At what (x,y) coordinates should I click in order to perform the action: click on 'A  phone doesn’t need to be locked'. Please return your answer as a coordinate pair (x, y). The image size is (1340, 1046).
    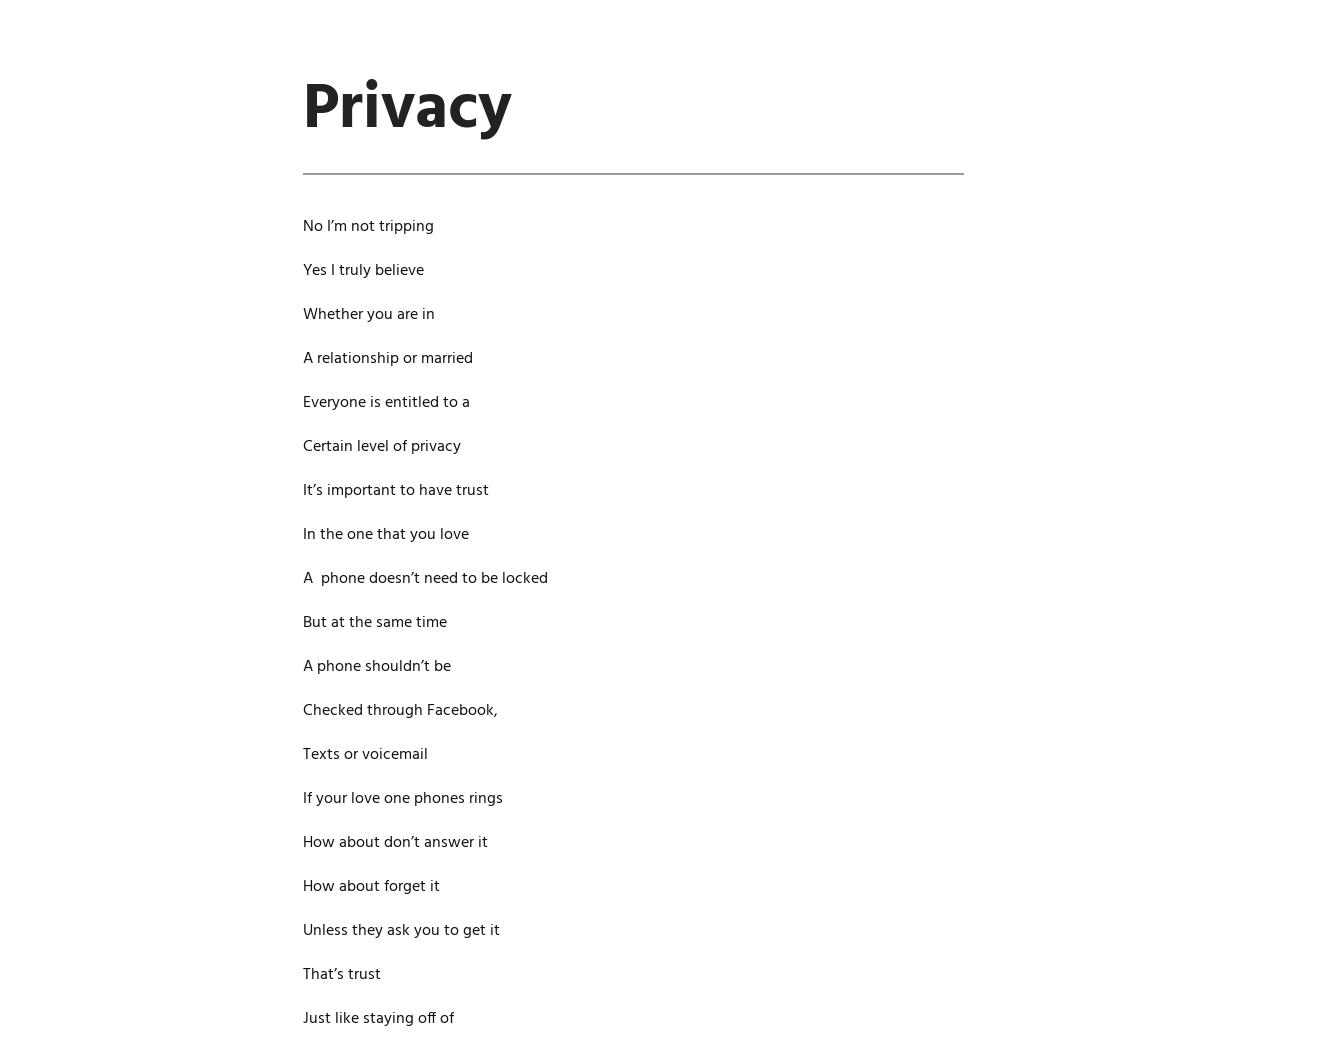
    Looking at the image, I should click on (424, 578).